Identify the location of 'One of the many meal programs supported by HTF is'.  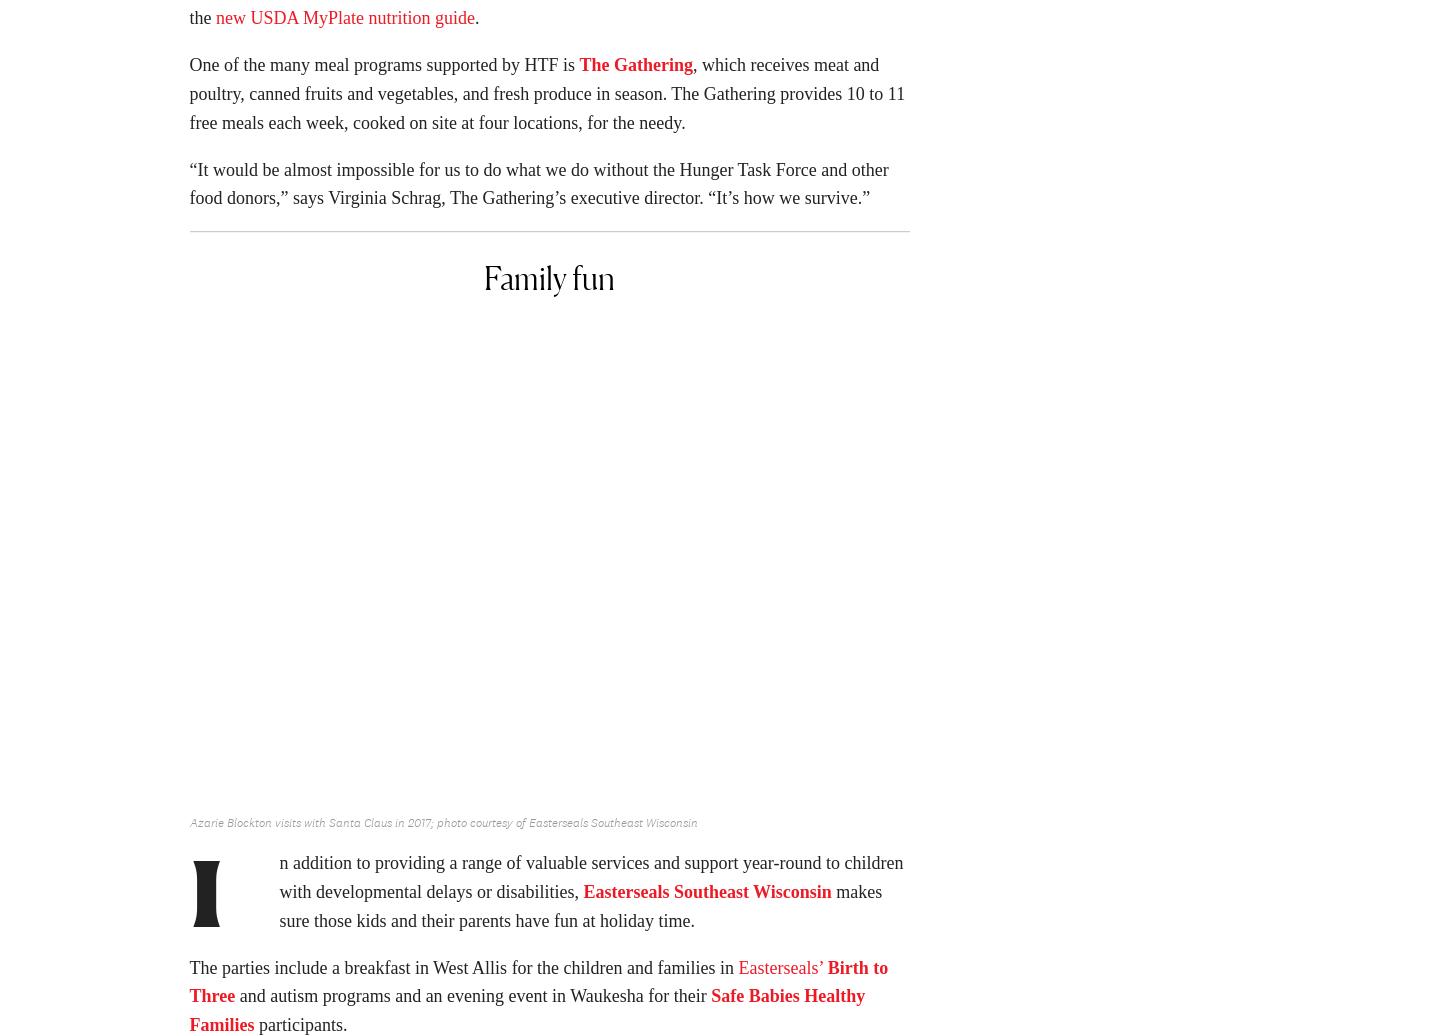
(187, 70).